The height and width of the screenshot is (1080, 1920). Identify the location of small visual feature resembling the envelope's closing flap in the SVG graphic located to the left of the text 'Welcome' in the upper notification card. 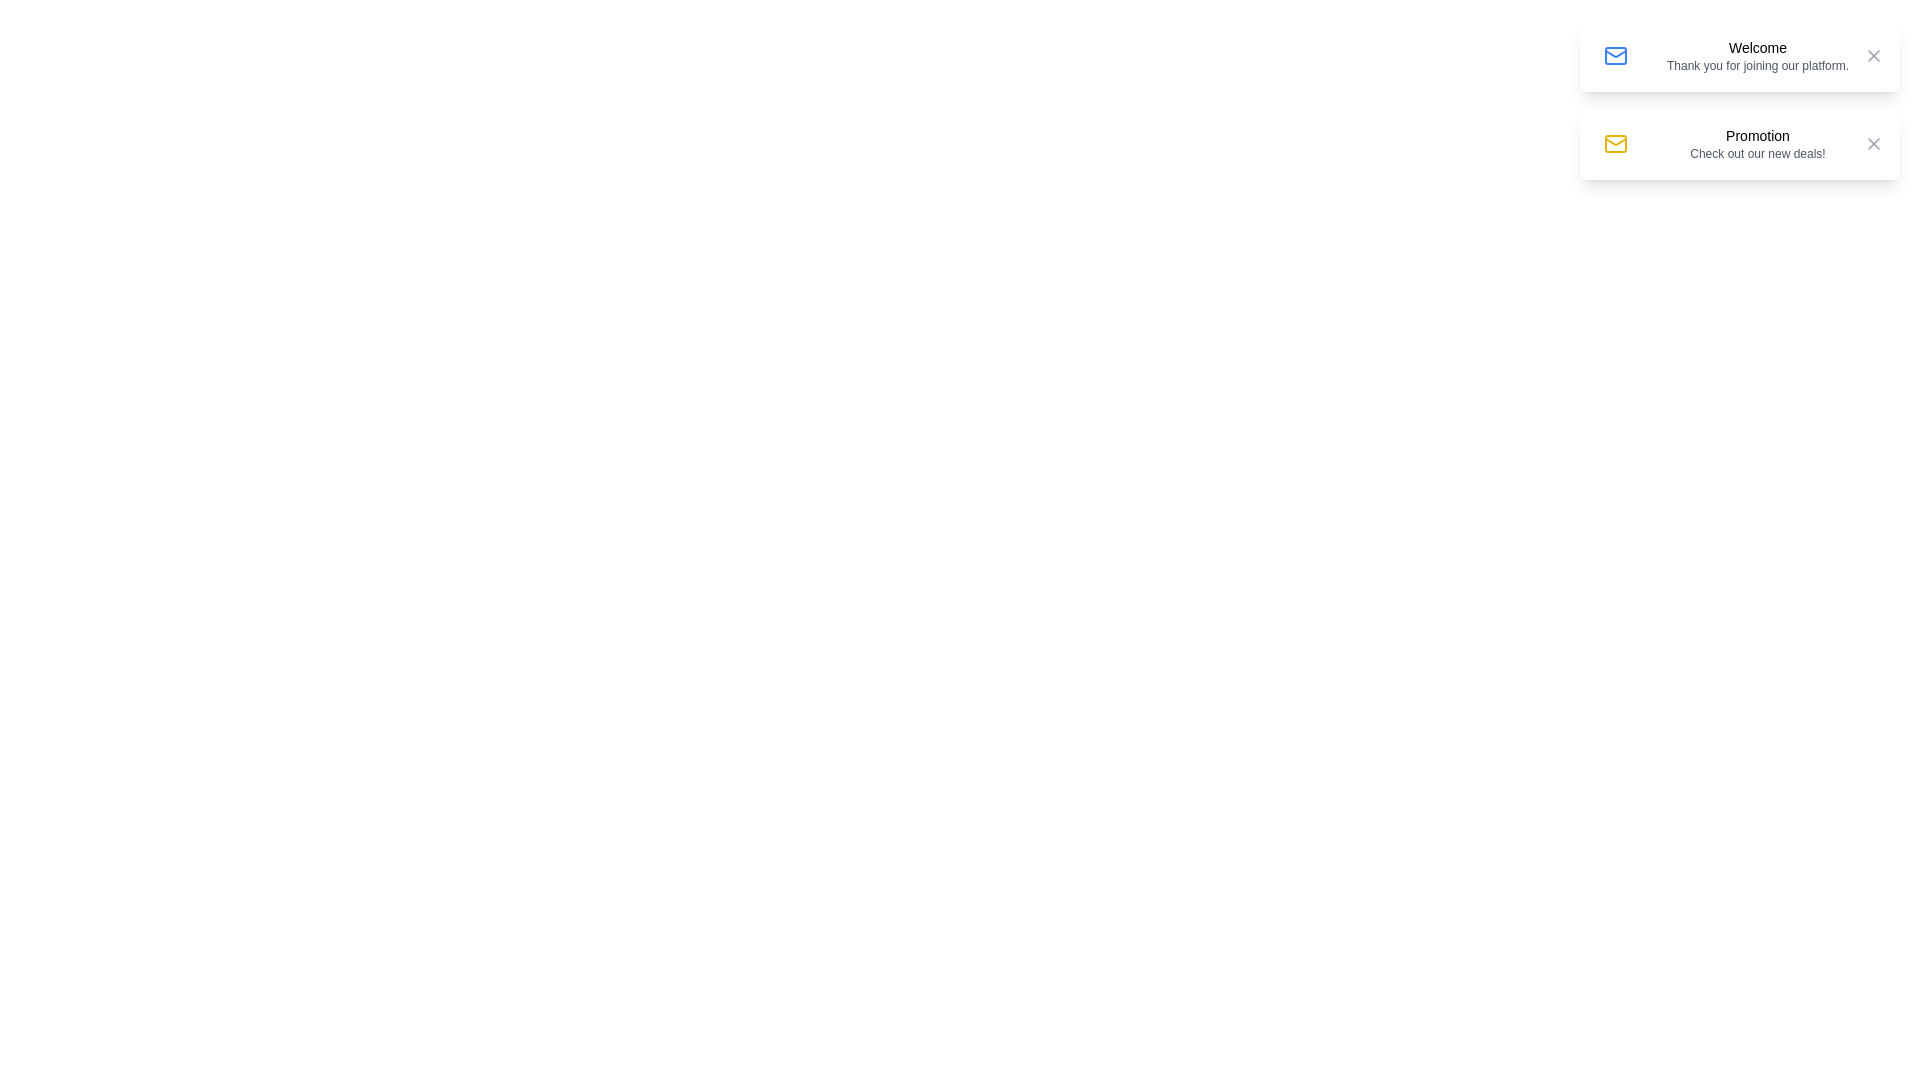
(1616, 140).